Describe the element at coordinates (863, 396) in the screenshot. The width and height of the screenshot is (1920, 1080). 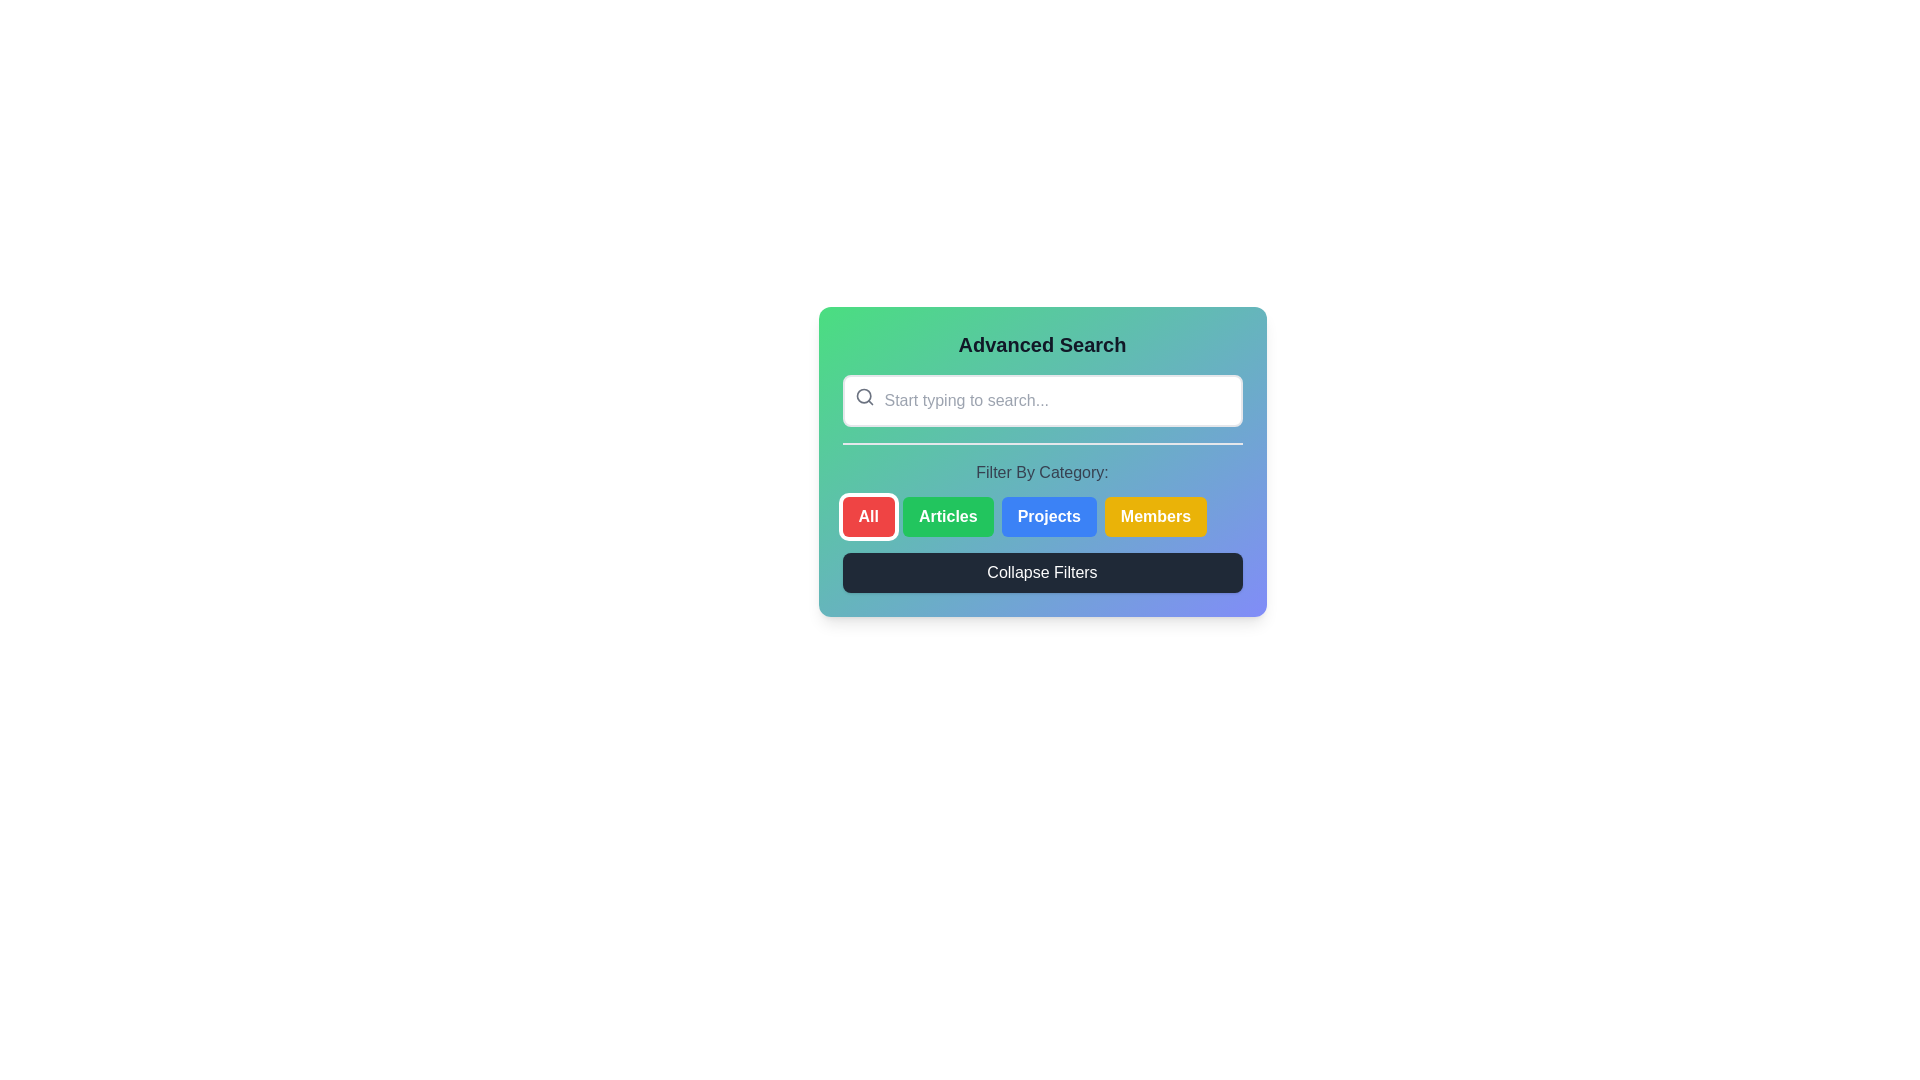
I see `the circular part of the magnifying glass icon, which has a gray border and transparent fill, located to the left of the input field labeled 'Start typing to search...' in the 'Advanced Search' section` at that location.